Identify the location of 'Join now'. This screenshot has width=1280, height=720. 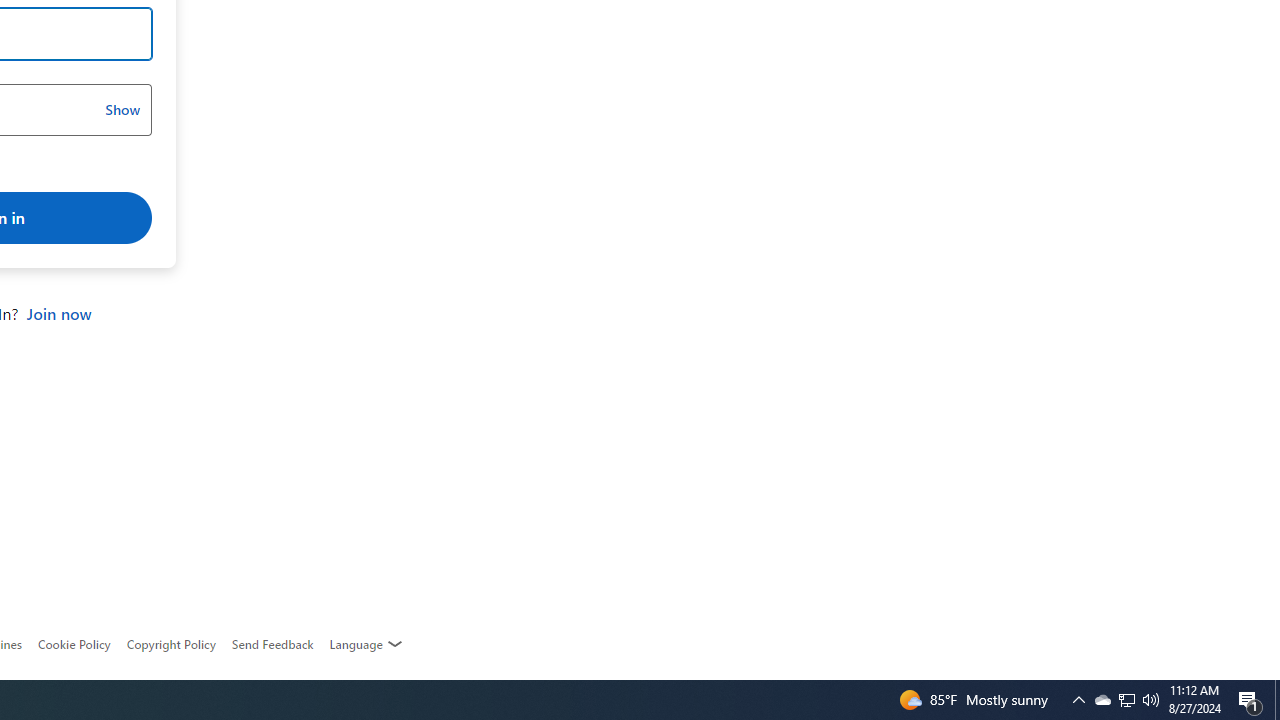
(58, 314).